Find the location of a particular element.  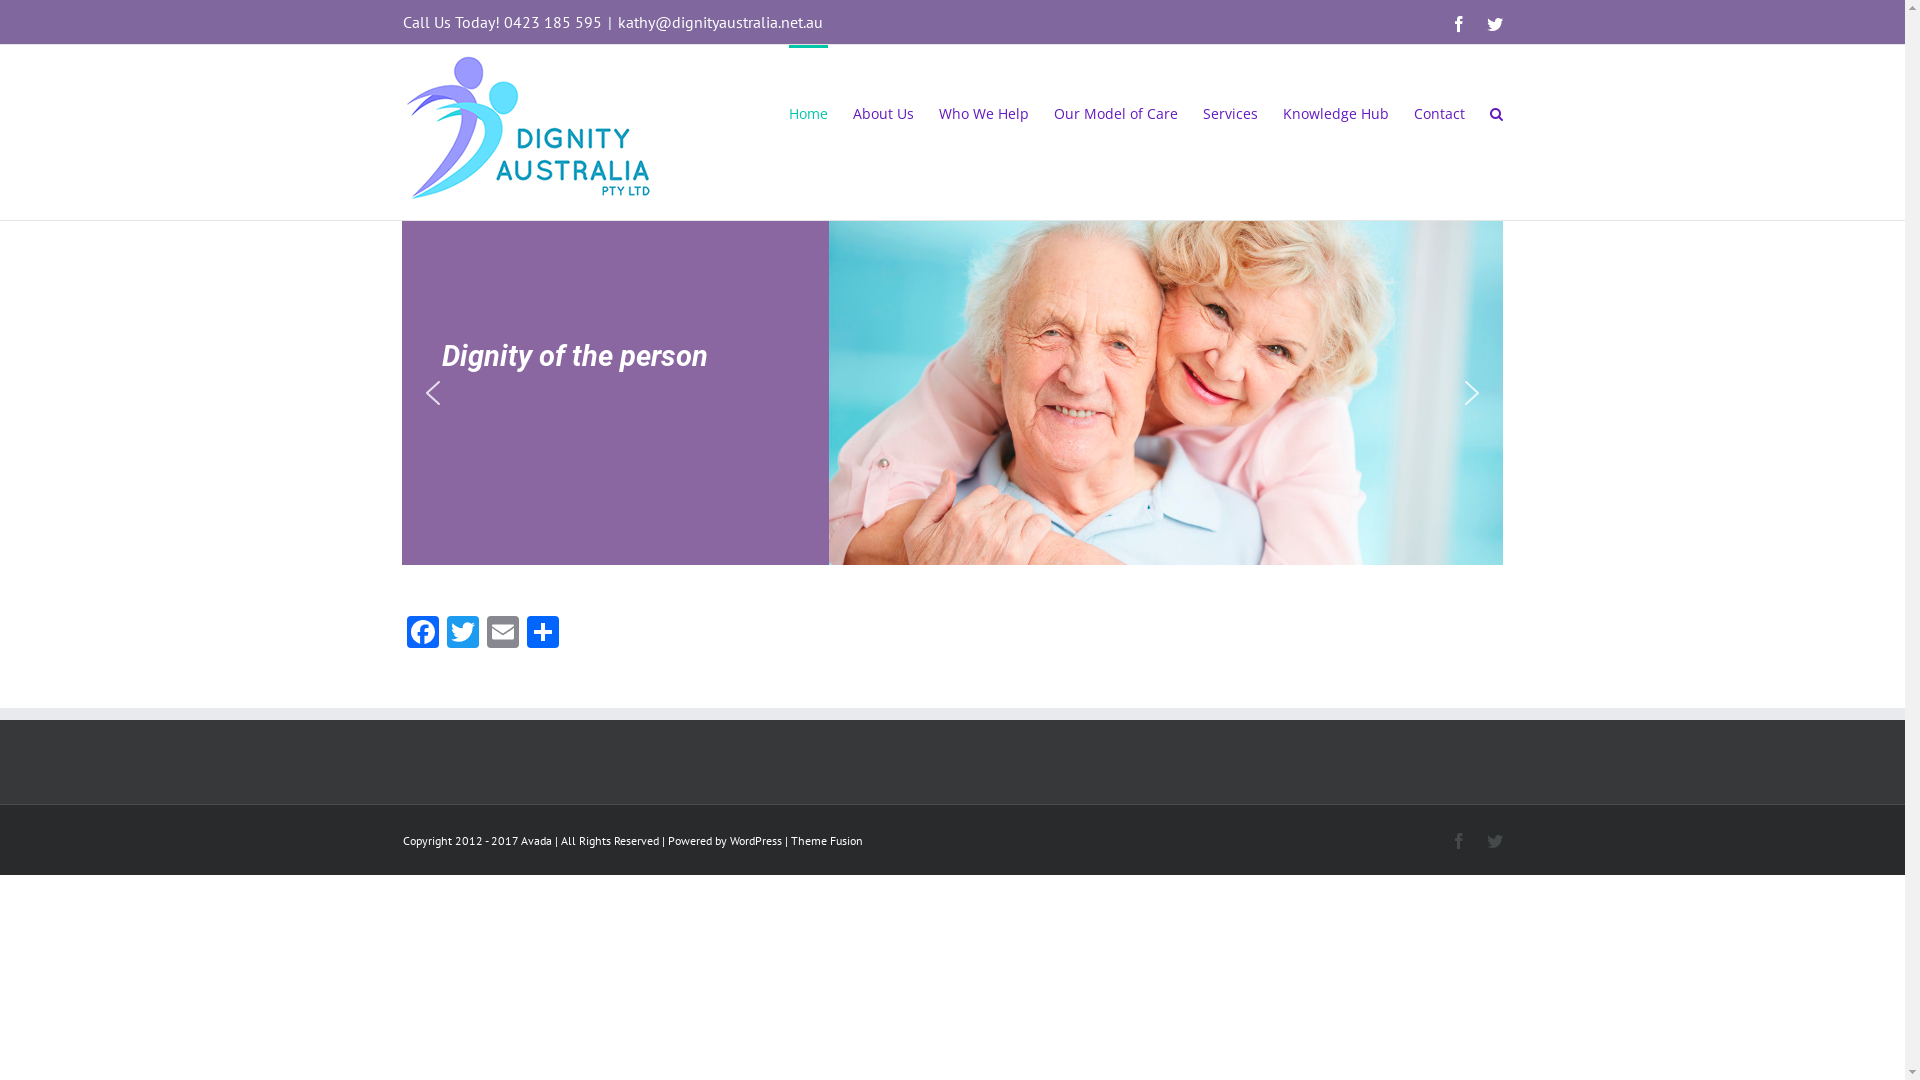

'About Us' is located at coordinates (881, 112).